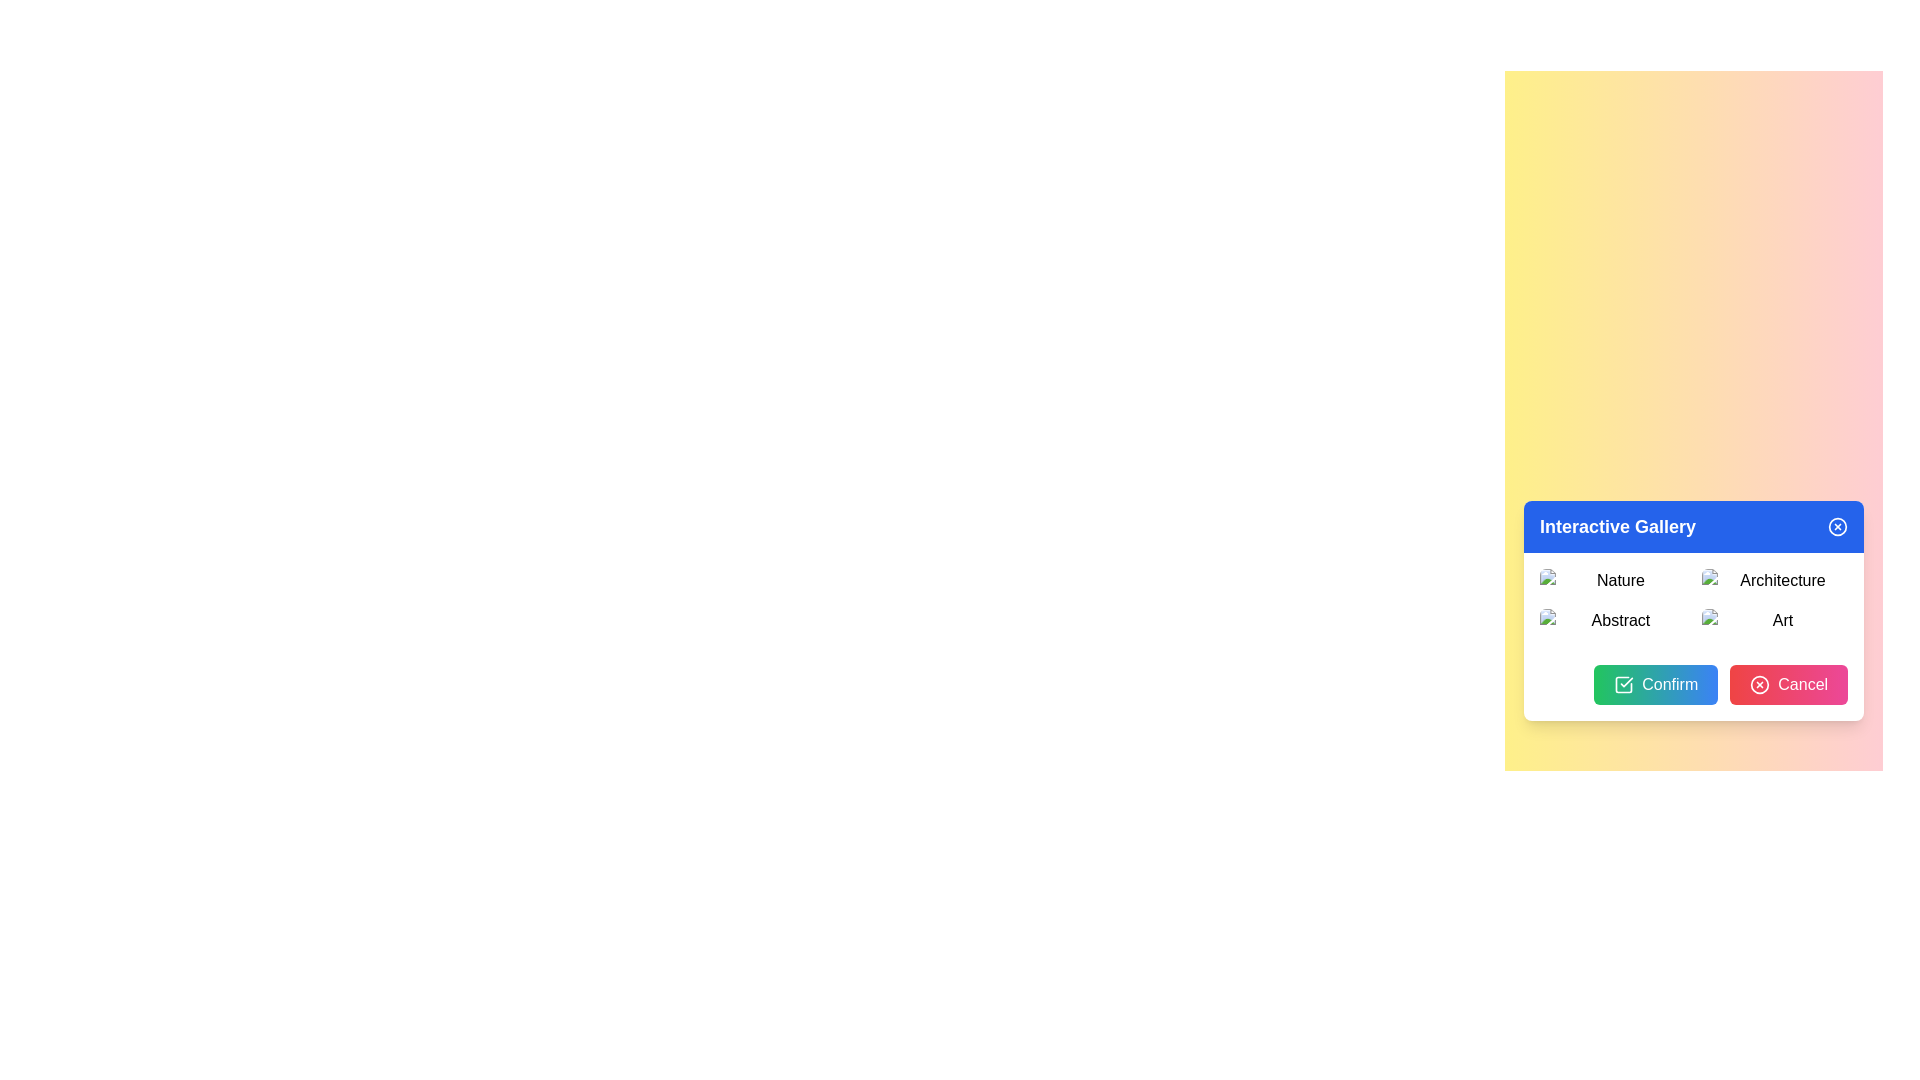  What do you see at coordinates (1775, 581) in the screenshot?
I see `the text label displaying 'Architecture' in bold white font located in the upper-right corner of the card interface` at bounding box center [1775, 581].